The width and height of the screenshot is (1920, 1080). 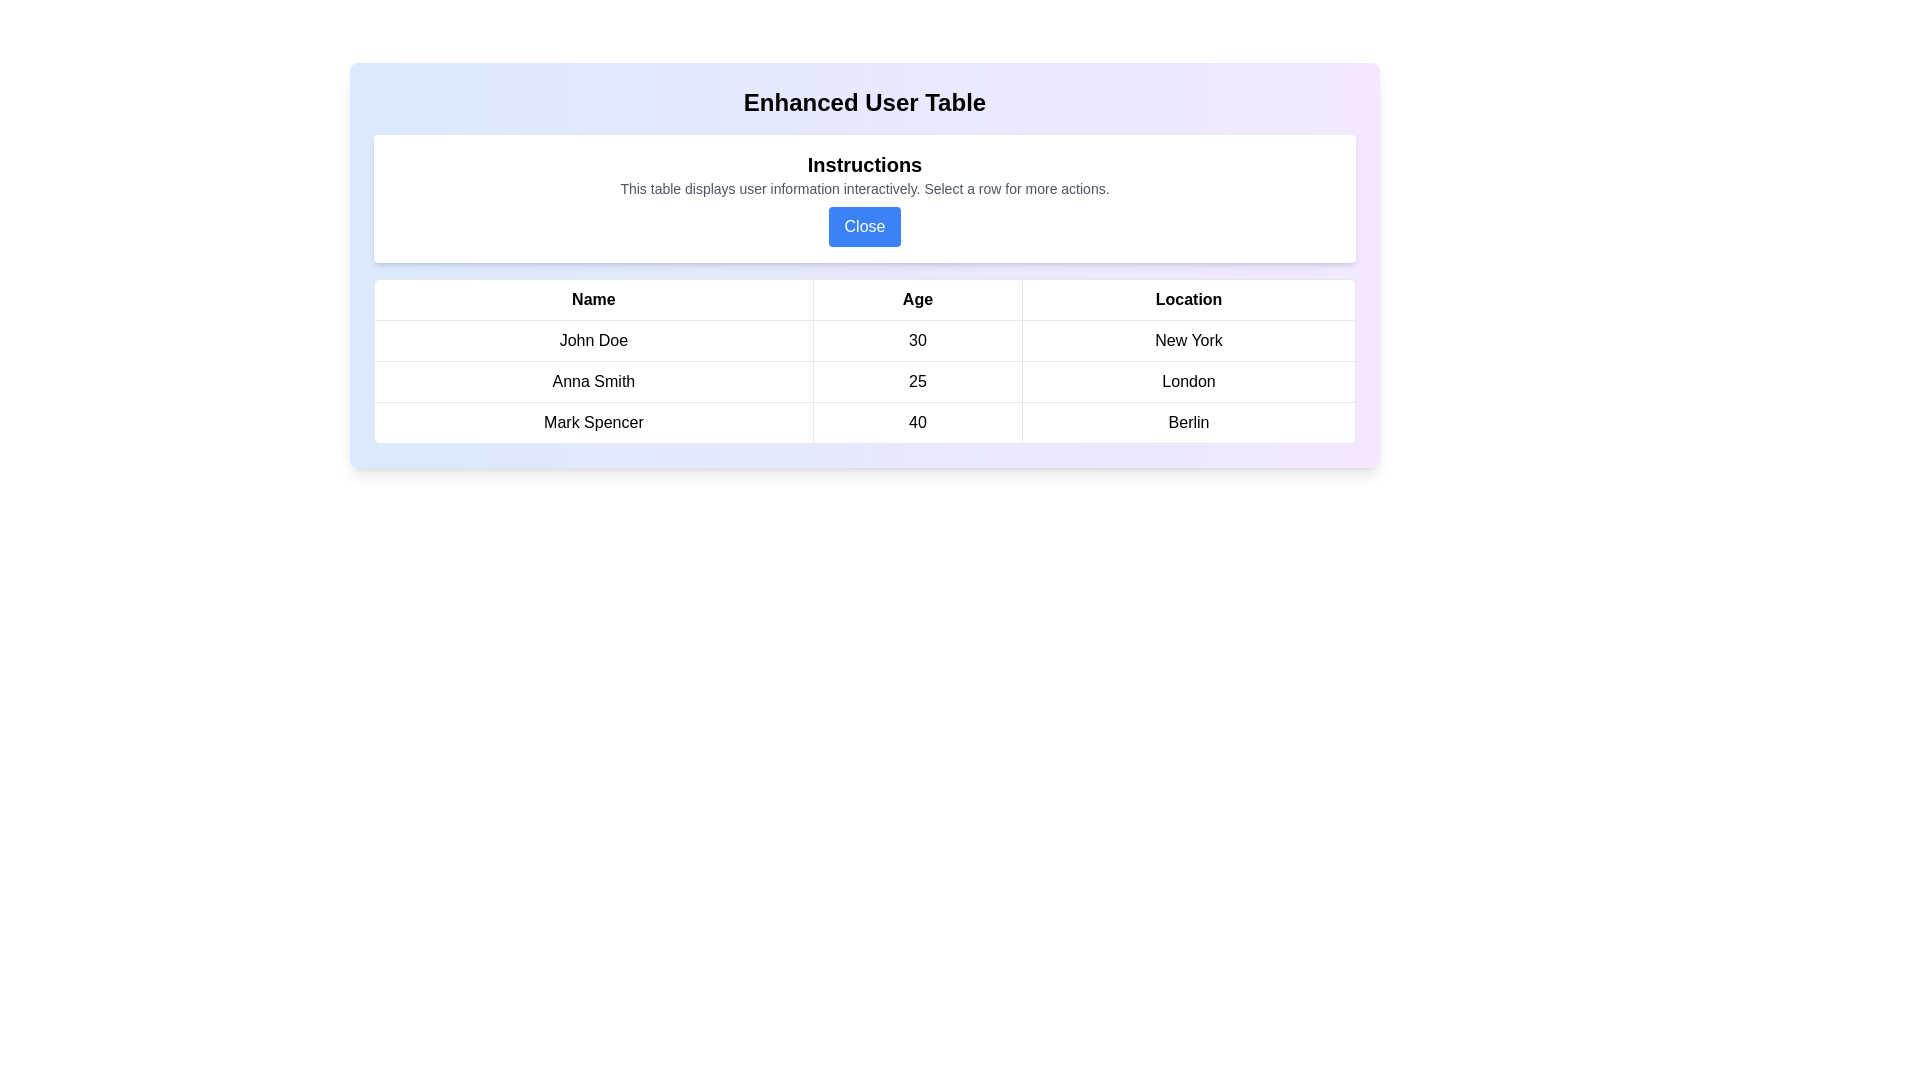 What do you see at coordinates (864, 422) in the screenshot?
I see `the third row of the table displaying the information for Mark Spencer (40 years old, located in Berlin)` at bounding box center [864, 422].